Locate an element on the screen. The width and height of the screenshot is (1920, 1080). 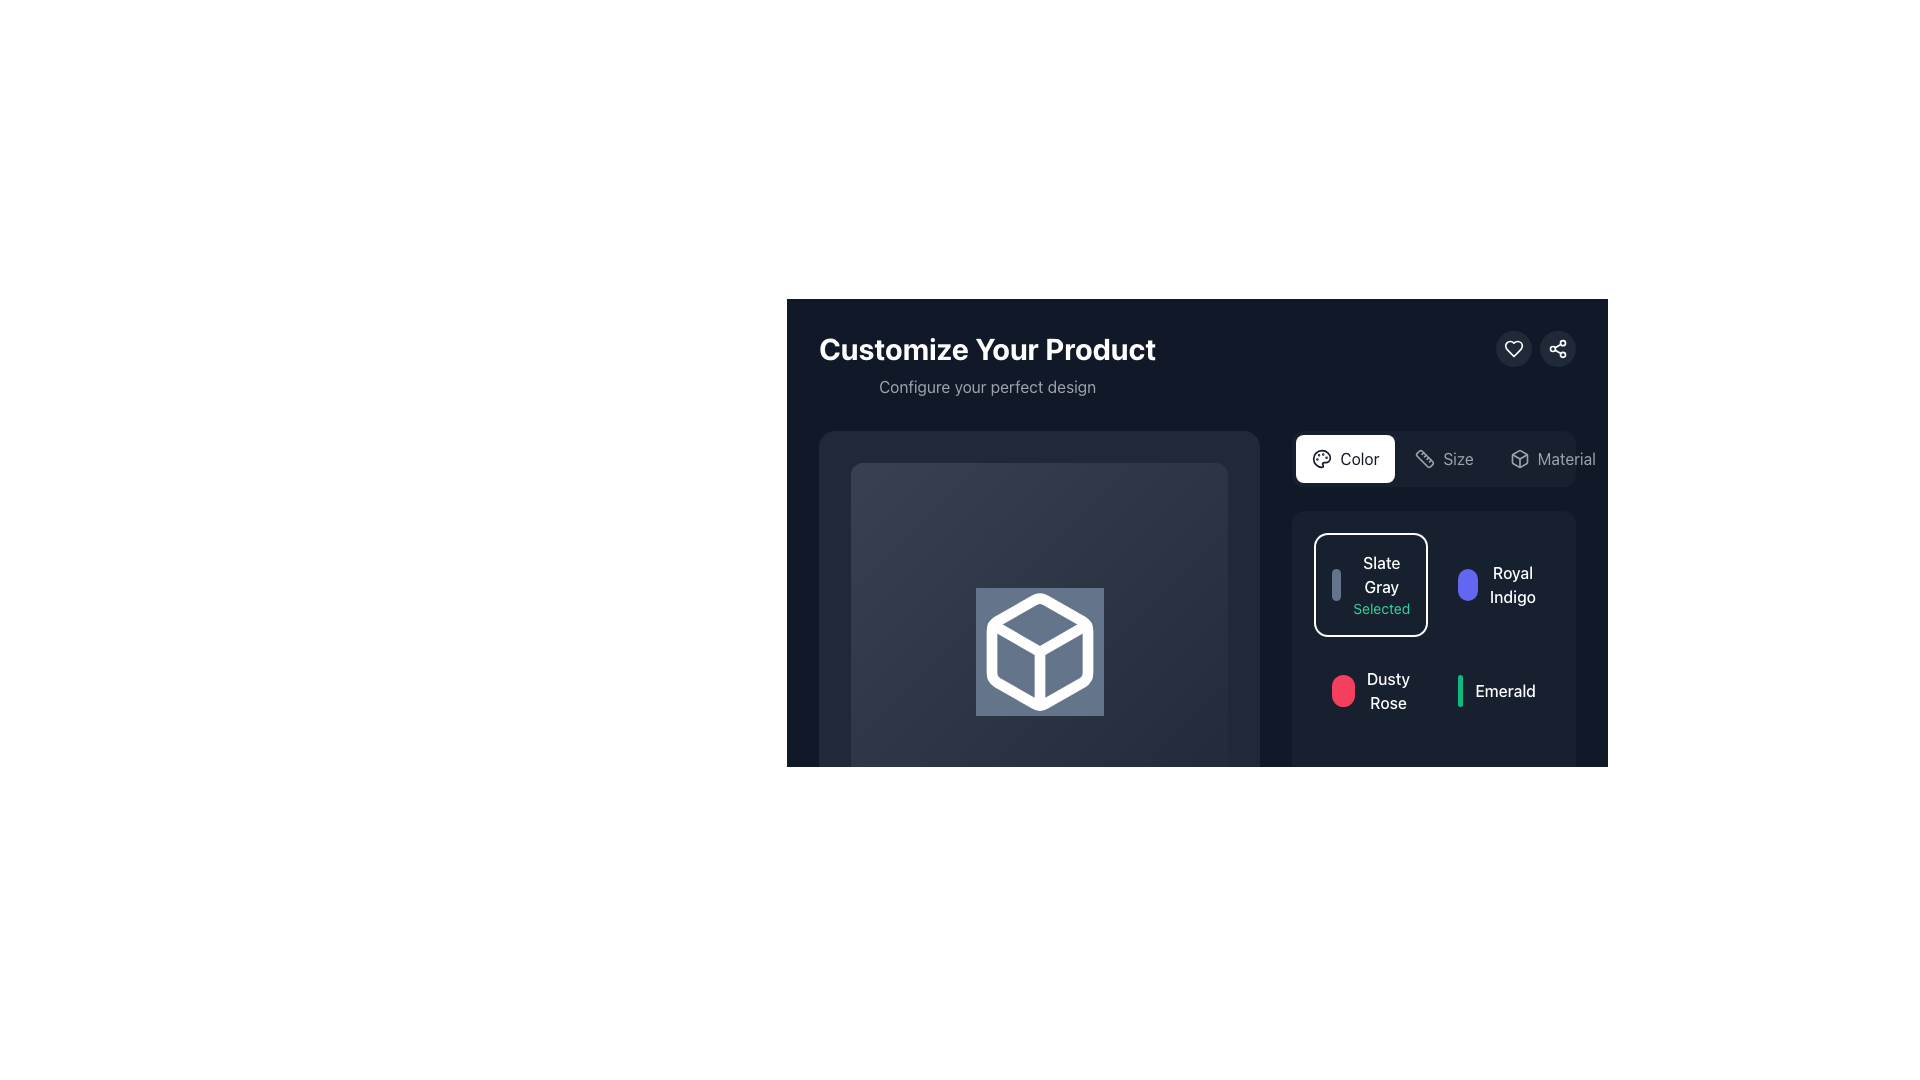
the static text label that displays the status 'Selected' for the color option 'Slate Gray', located at the bottom of its bordered box is located at coordinates (1380, 608).